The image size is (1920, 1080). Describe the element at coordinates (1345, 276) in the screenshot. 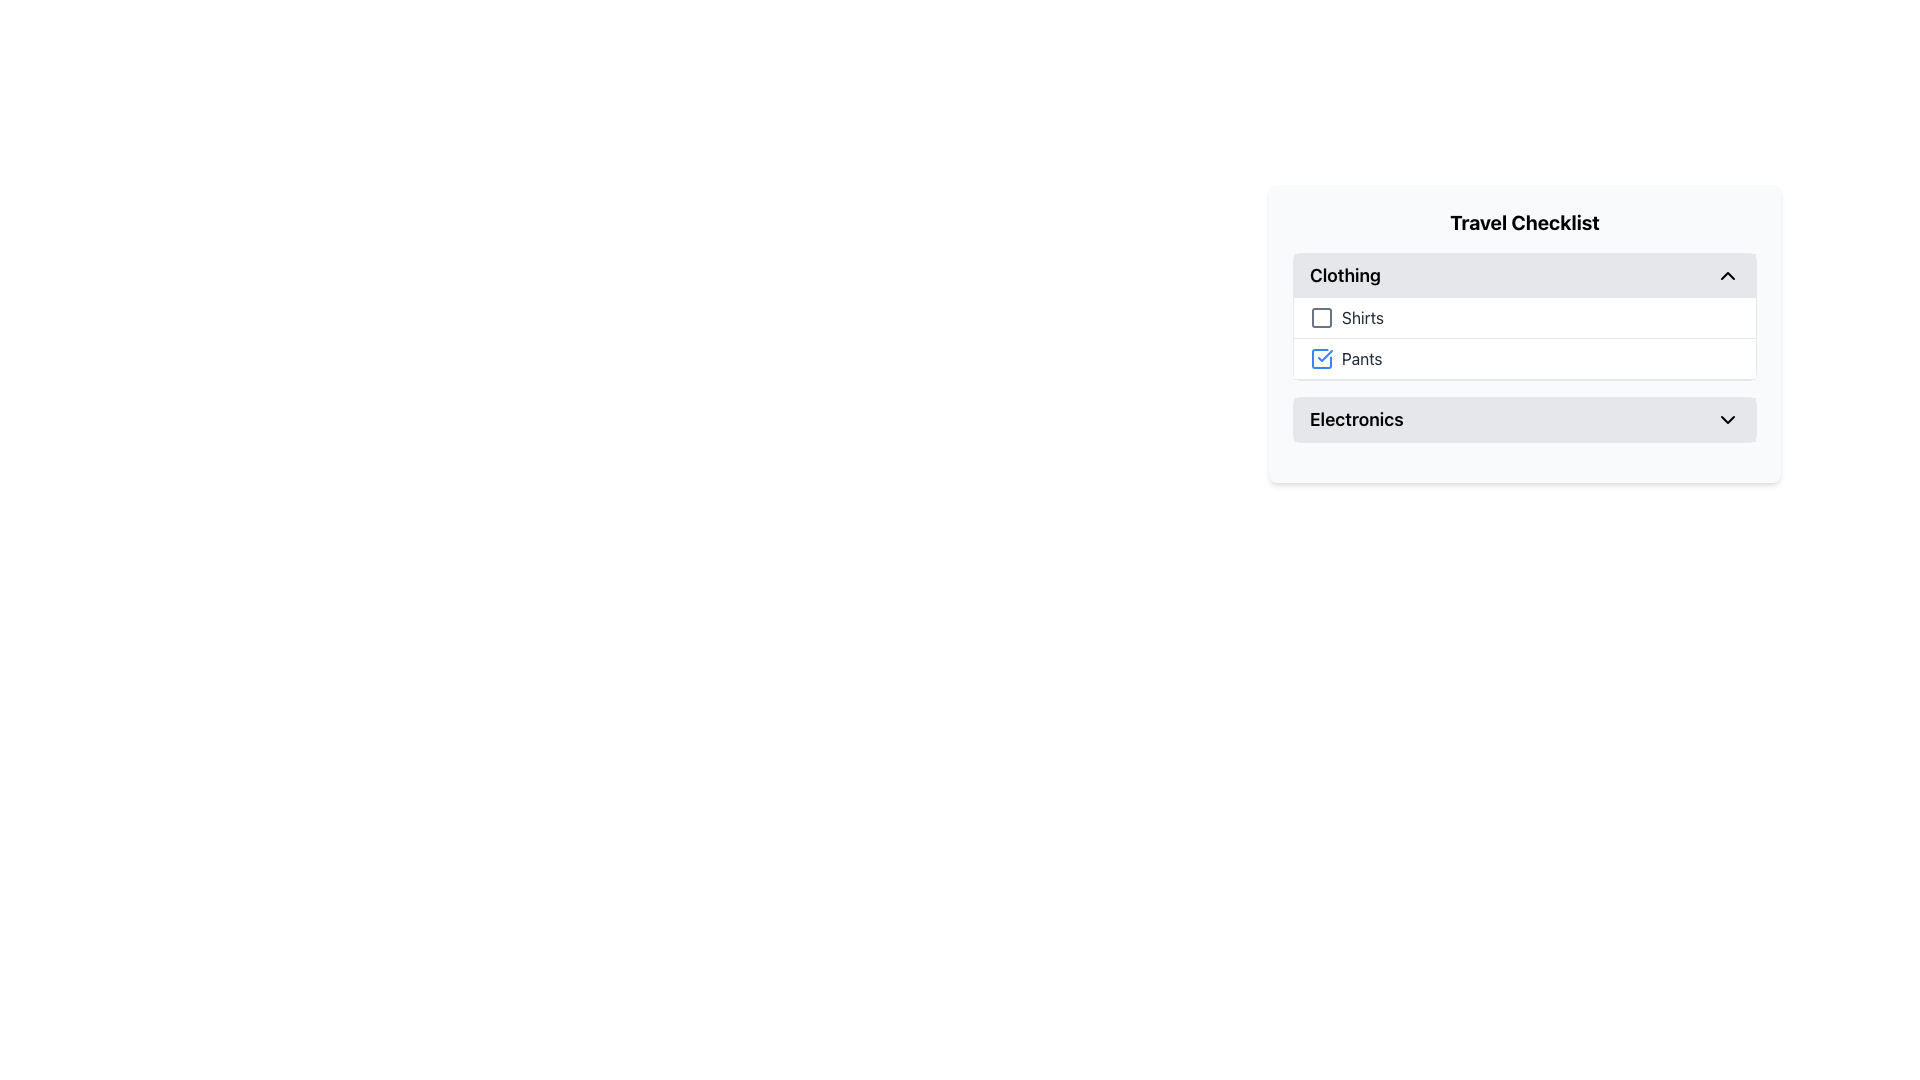

I see `the 'Clothing' label in the collapsible menu` at that location.